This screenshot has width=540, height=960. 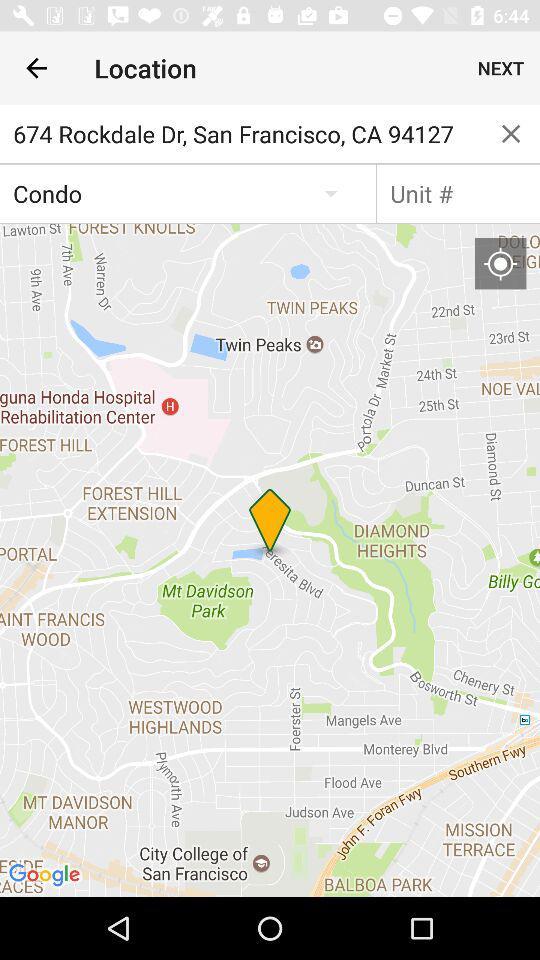 I want to click on put the number in, so click(x=458, y=193).